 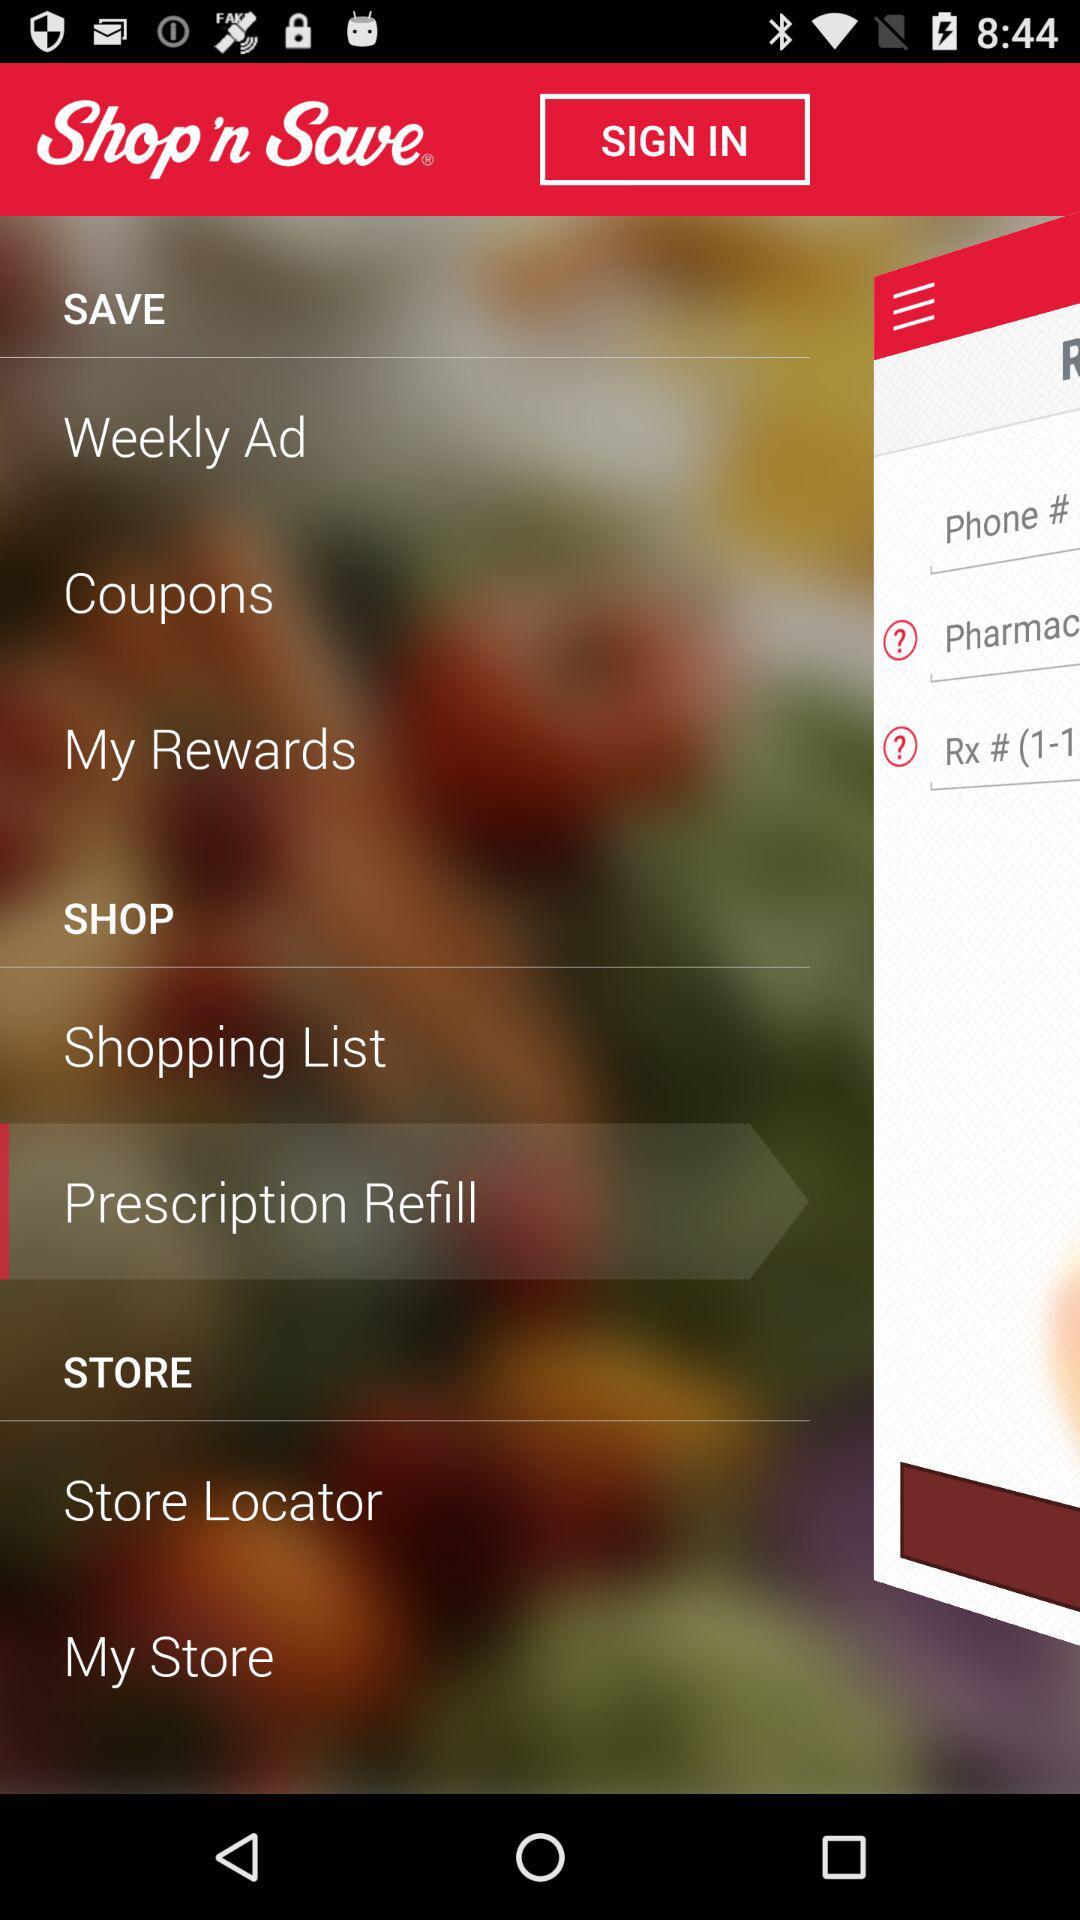 I want to click on show help for writing on this field, so click(x=900, y=633).